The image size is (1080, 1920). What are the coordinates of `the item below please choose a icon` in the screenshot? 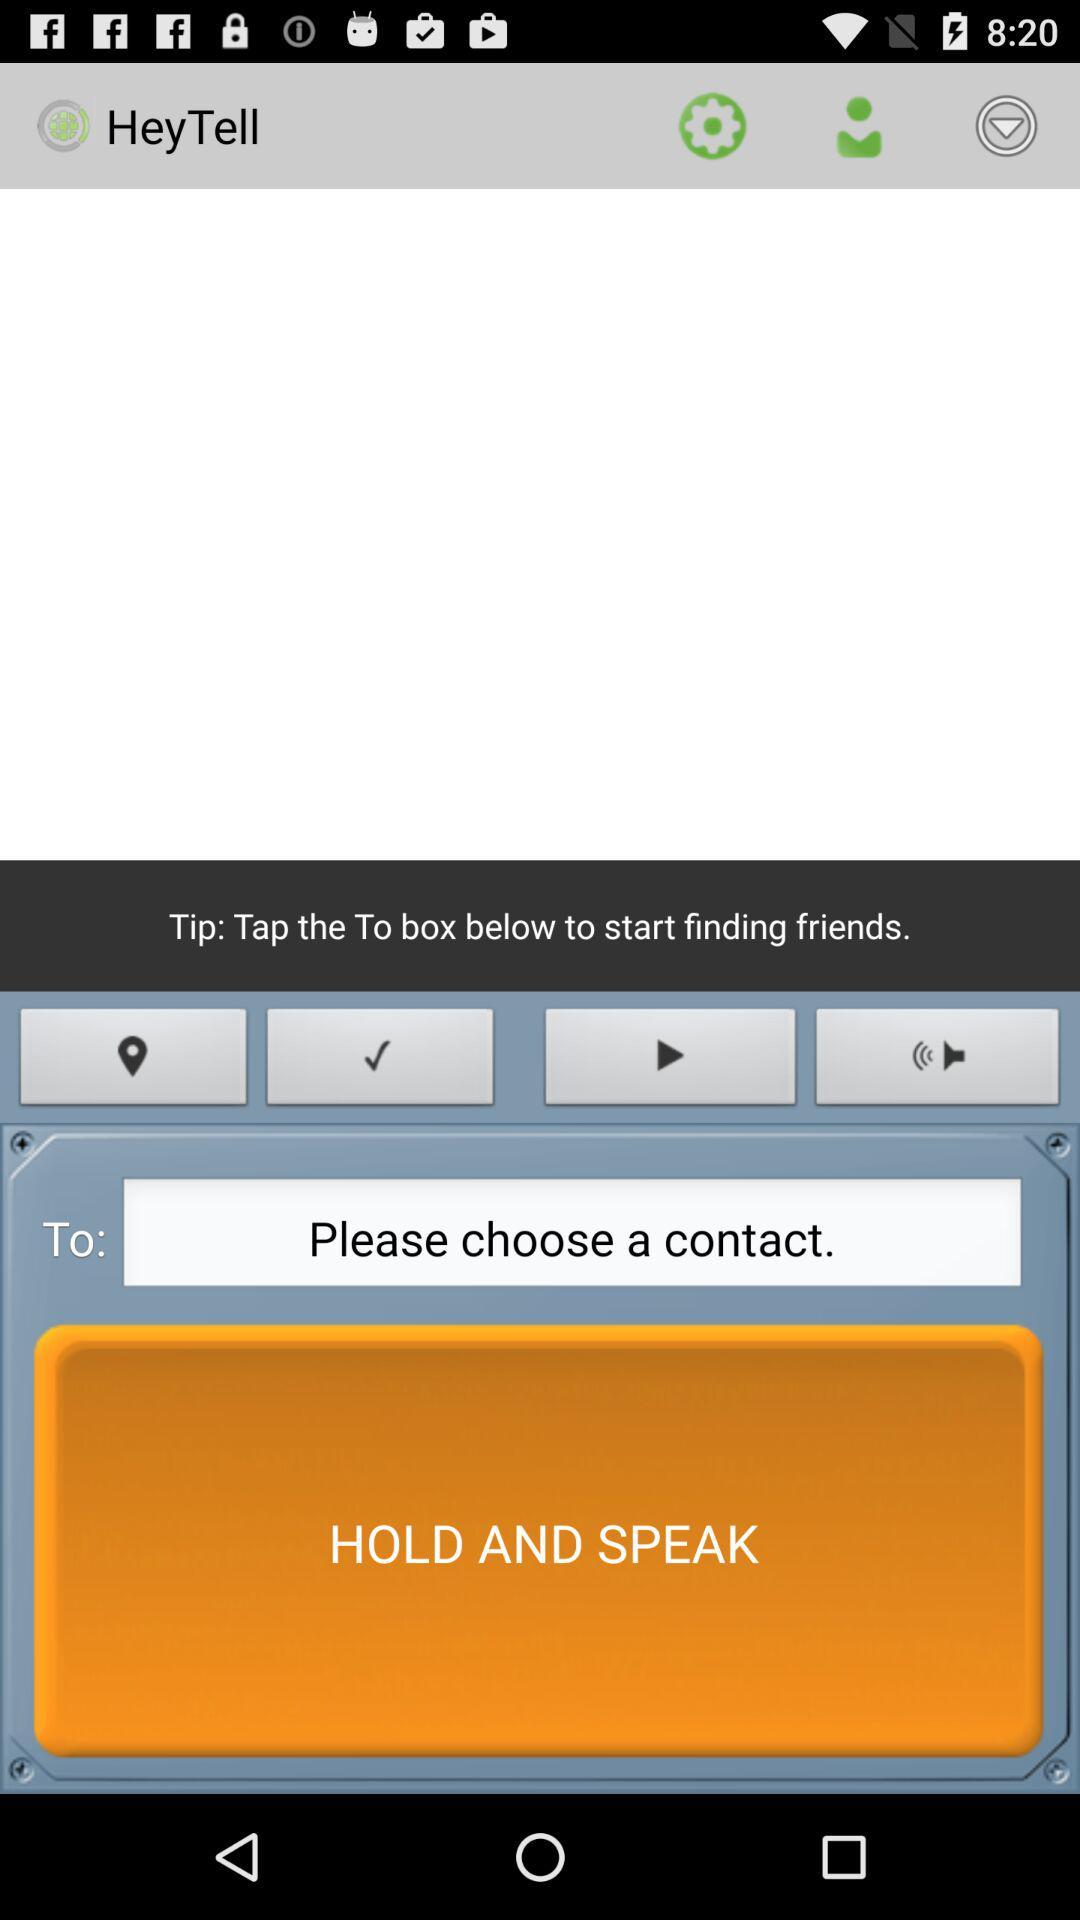 It's located at (540, 1541).